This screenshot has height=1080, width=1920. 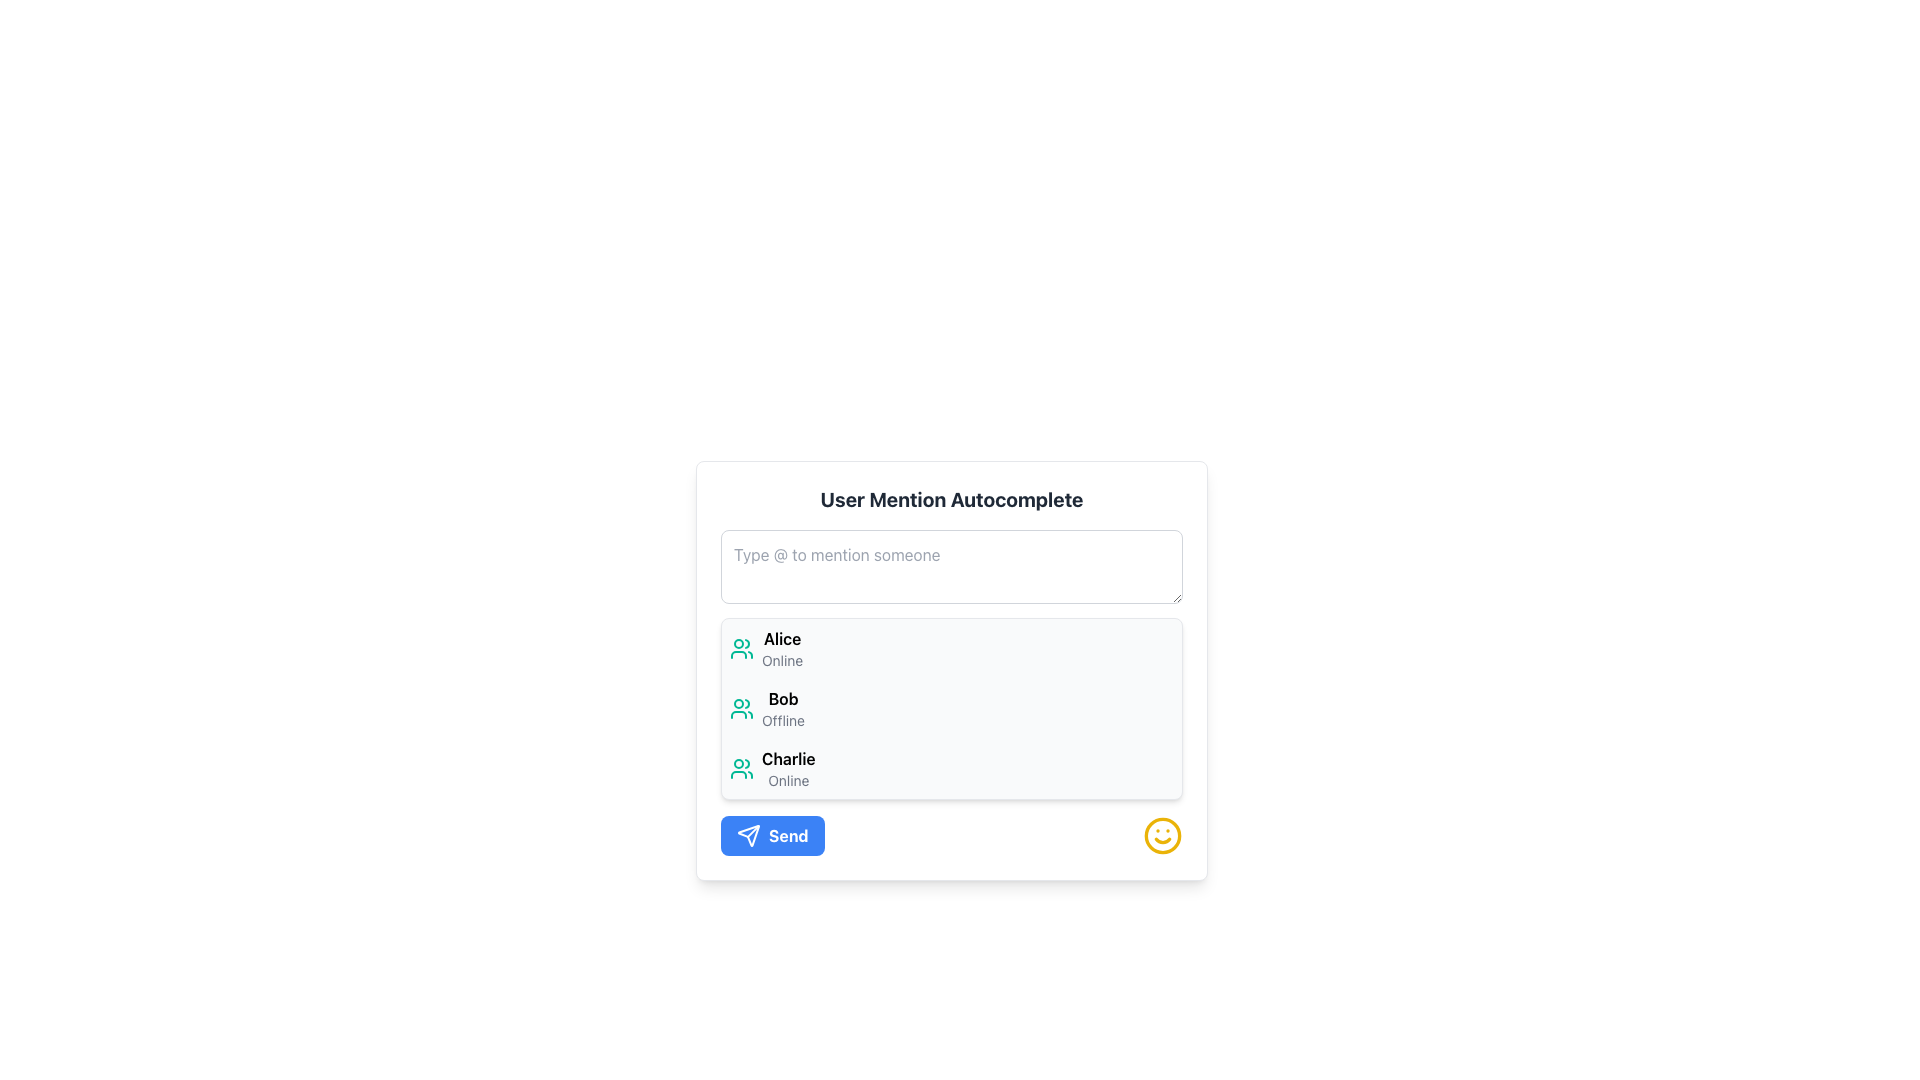 What do you see at coordinates (741, 767) in the screenshot?
I see `the icon that represents the user entry for 'Charlie', located on the leftmost side of the entry` at bounding box center [741, 767].